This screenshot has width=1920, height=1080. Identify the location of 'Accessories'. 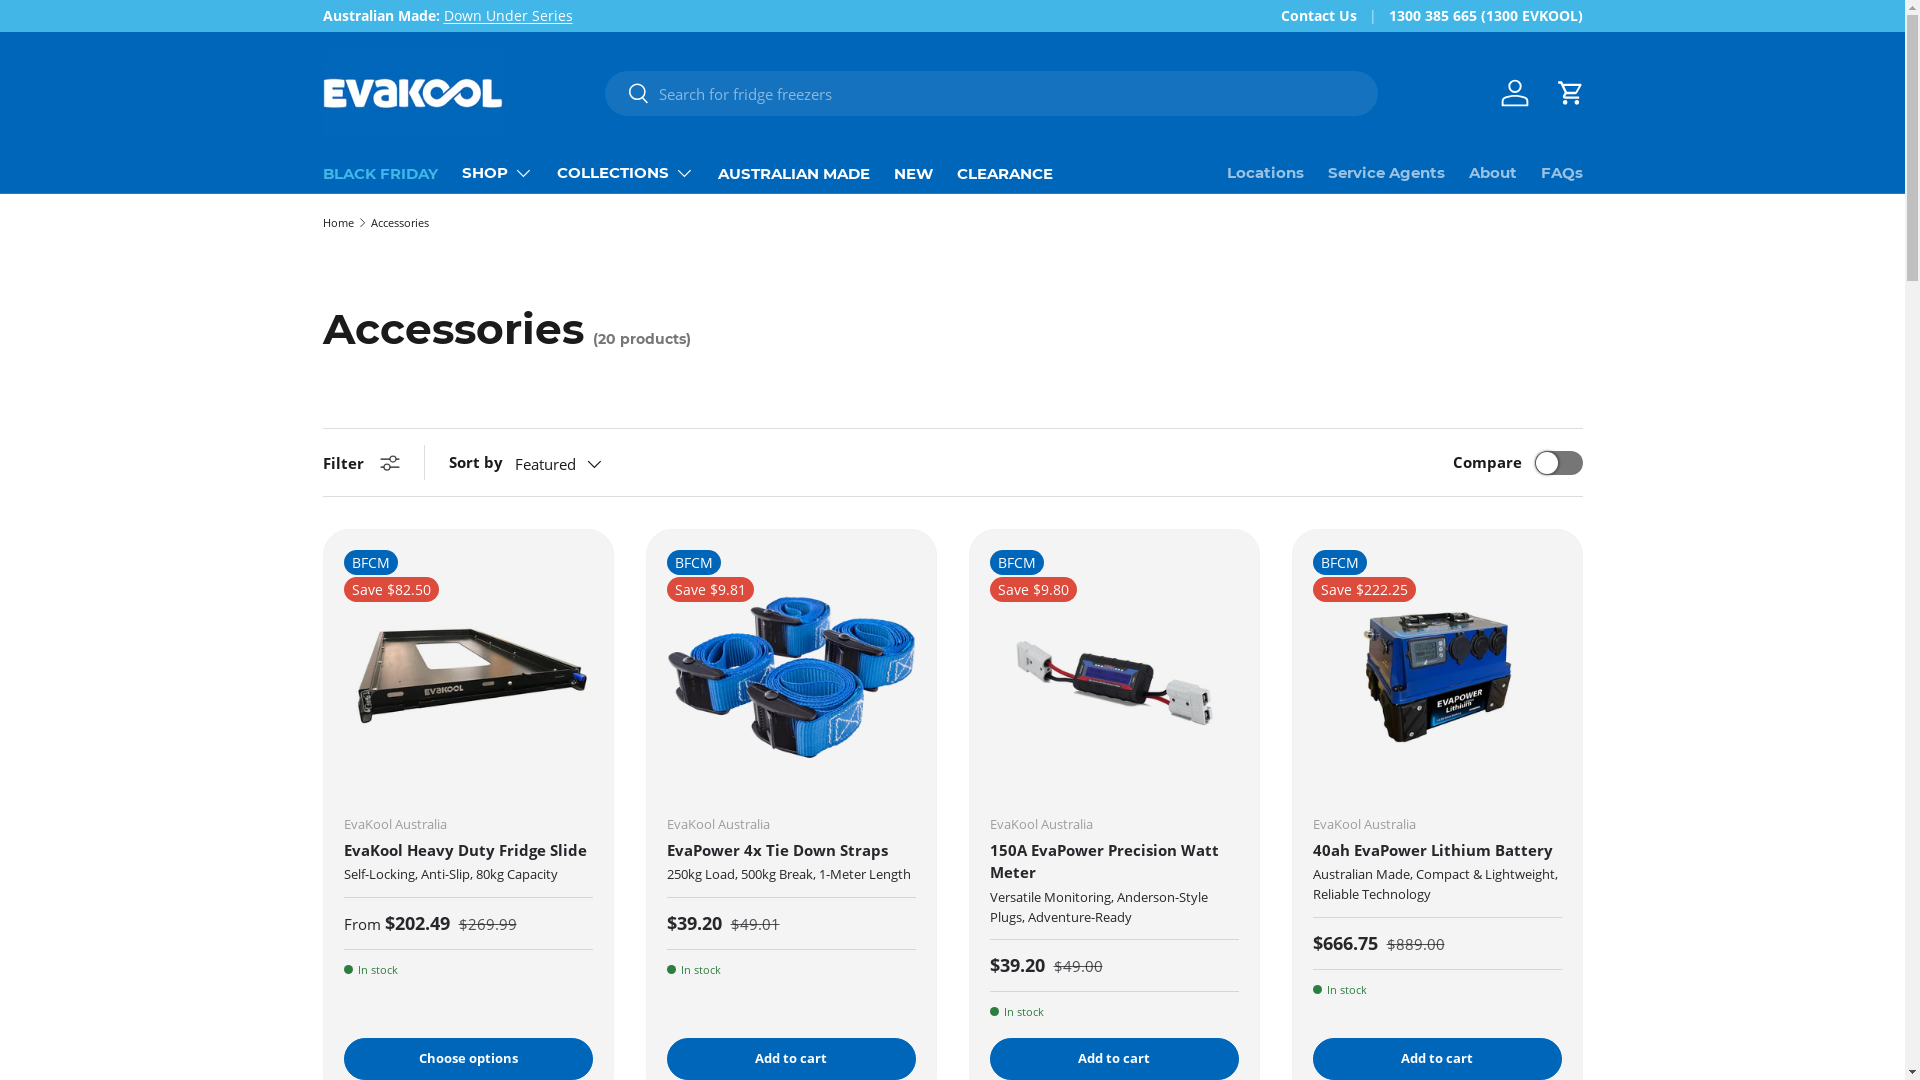
(399, 222).